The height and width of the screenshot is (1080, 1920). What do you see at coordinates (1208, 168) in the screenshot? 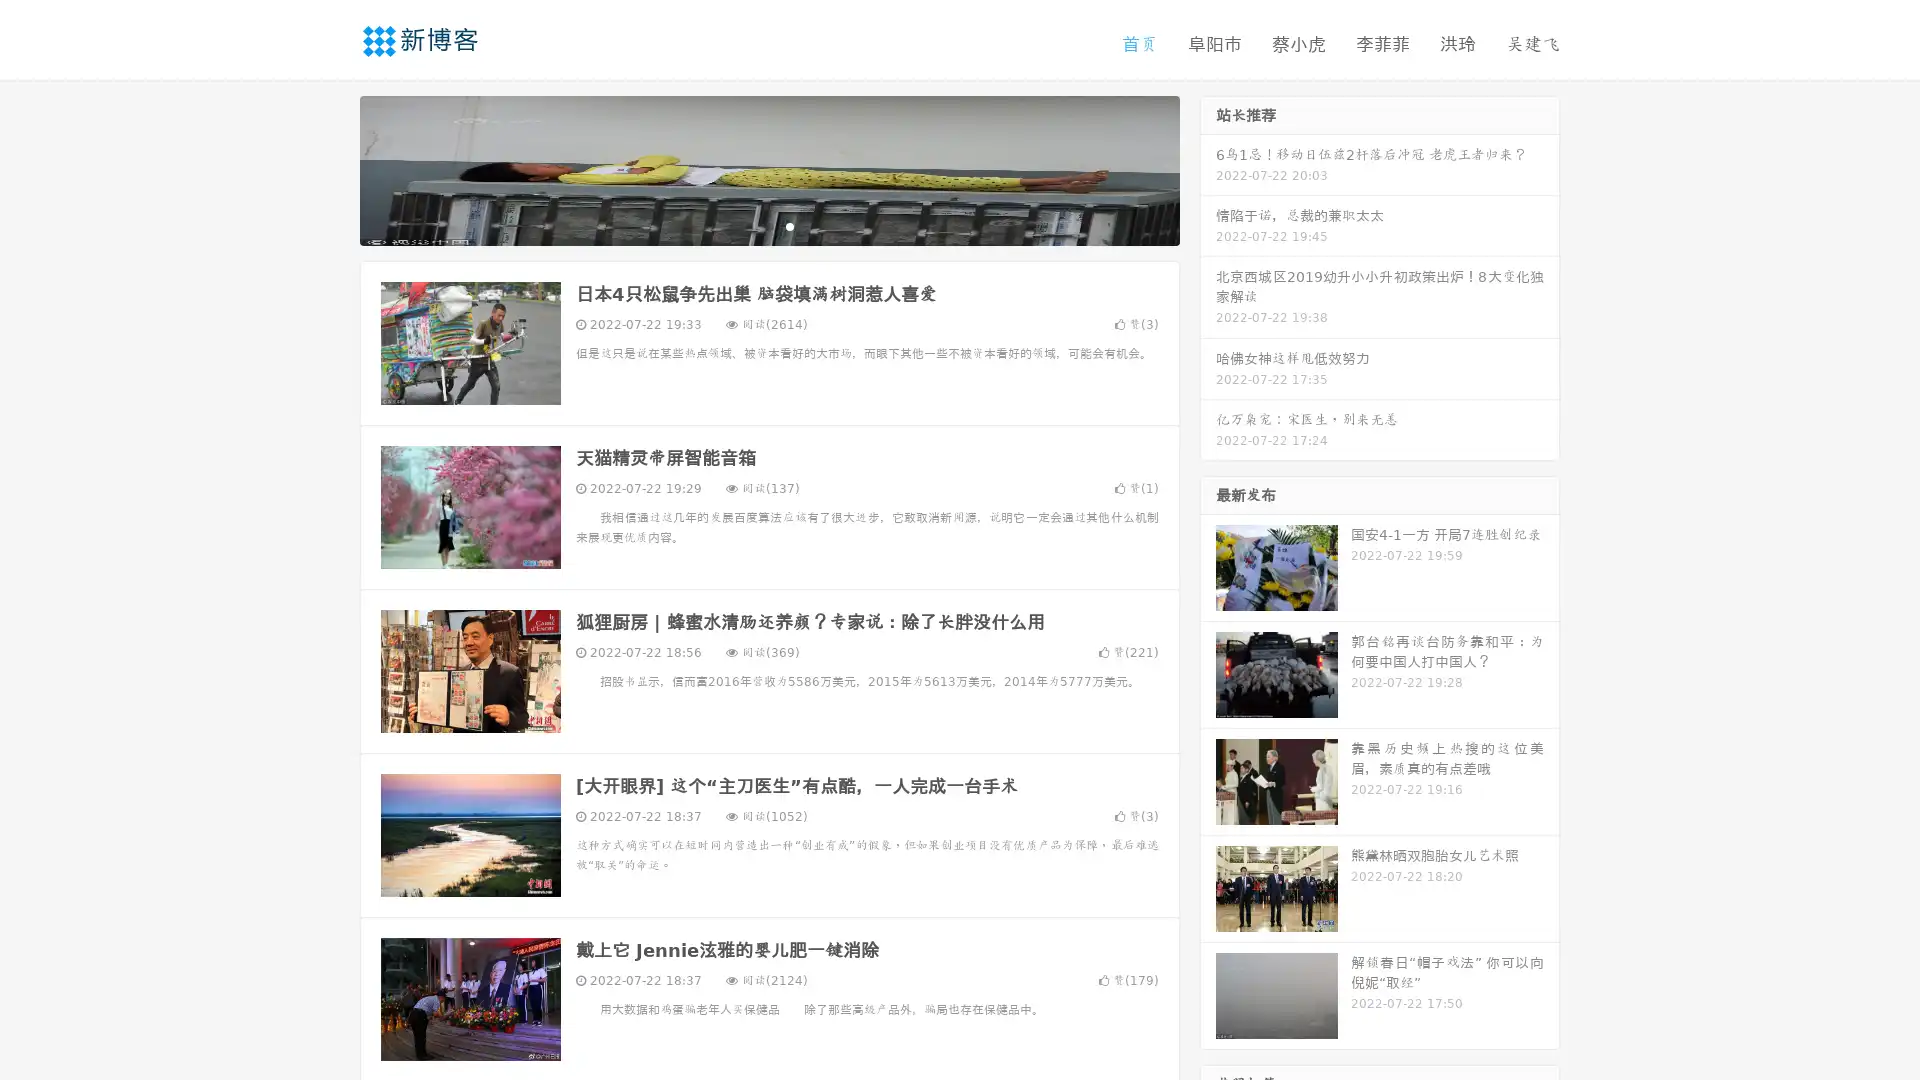
I see `Next slide` at bounding box center [1208, 168].